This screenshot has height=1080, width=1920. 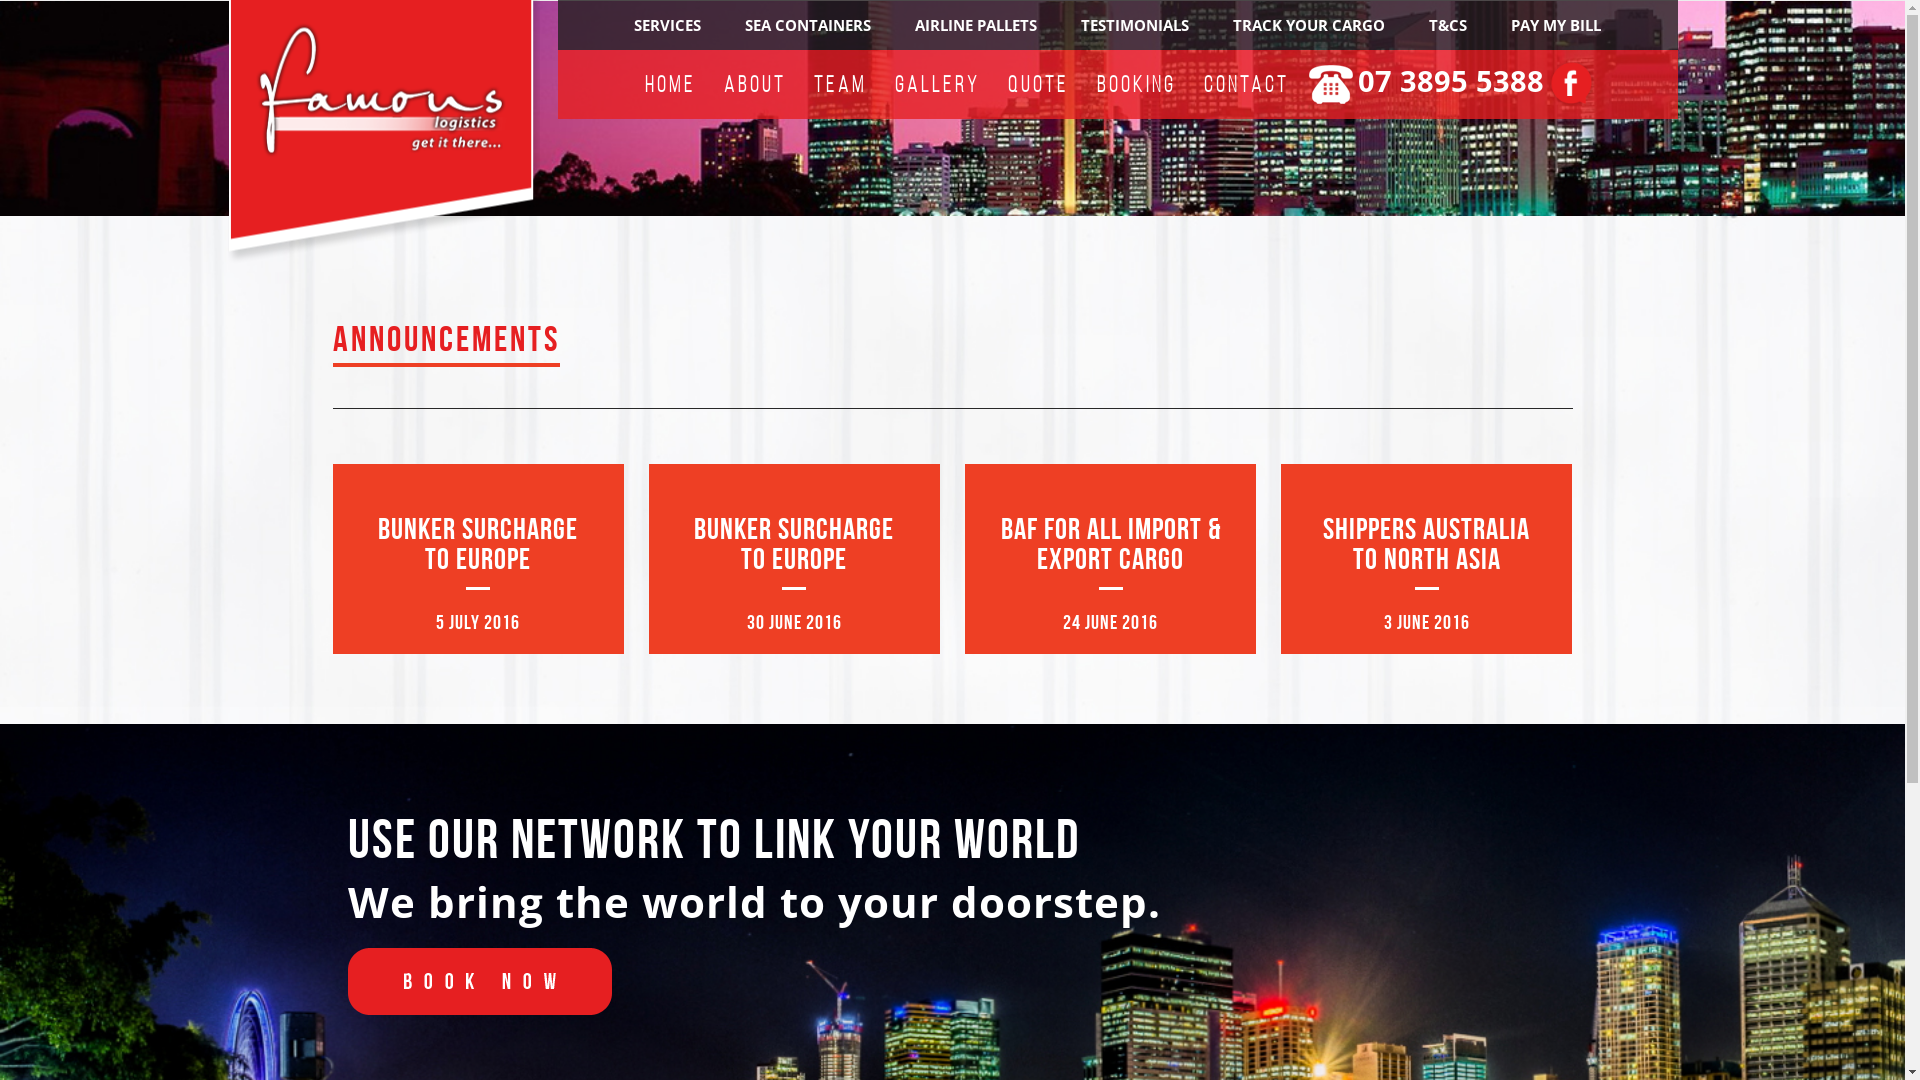 I want to click on 'BAF FOR ALL IMPORT & EXPORT CARGO', so click(x=1109, y=543).